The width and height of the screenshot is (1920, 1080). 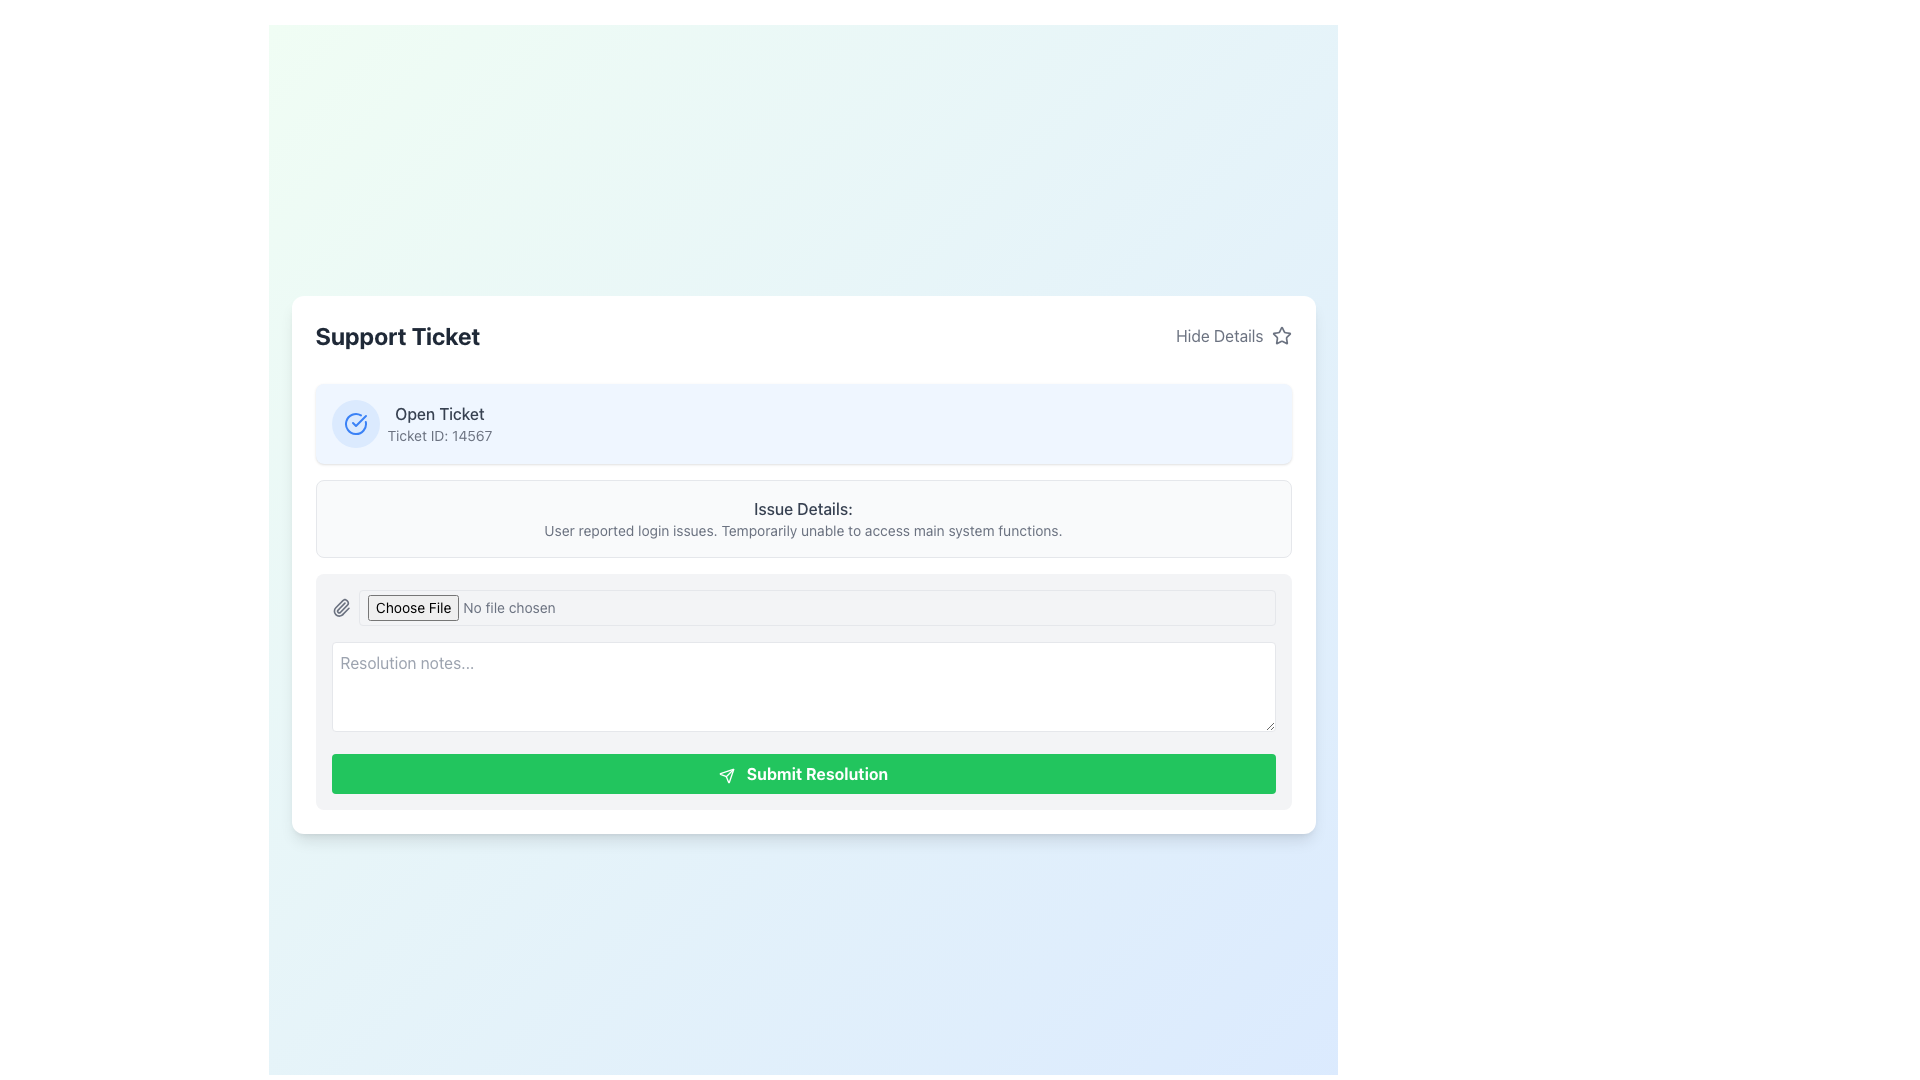 I want to click on the text block displaying 'Open Ticket' and 'Ticket ID: 14567' in the top section of the 'Support Ticket' interface, so click(x=439, y=423).